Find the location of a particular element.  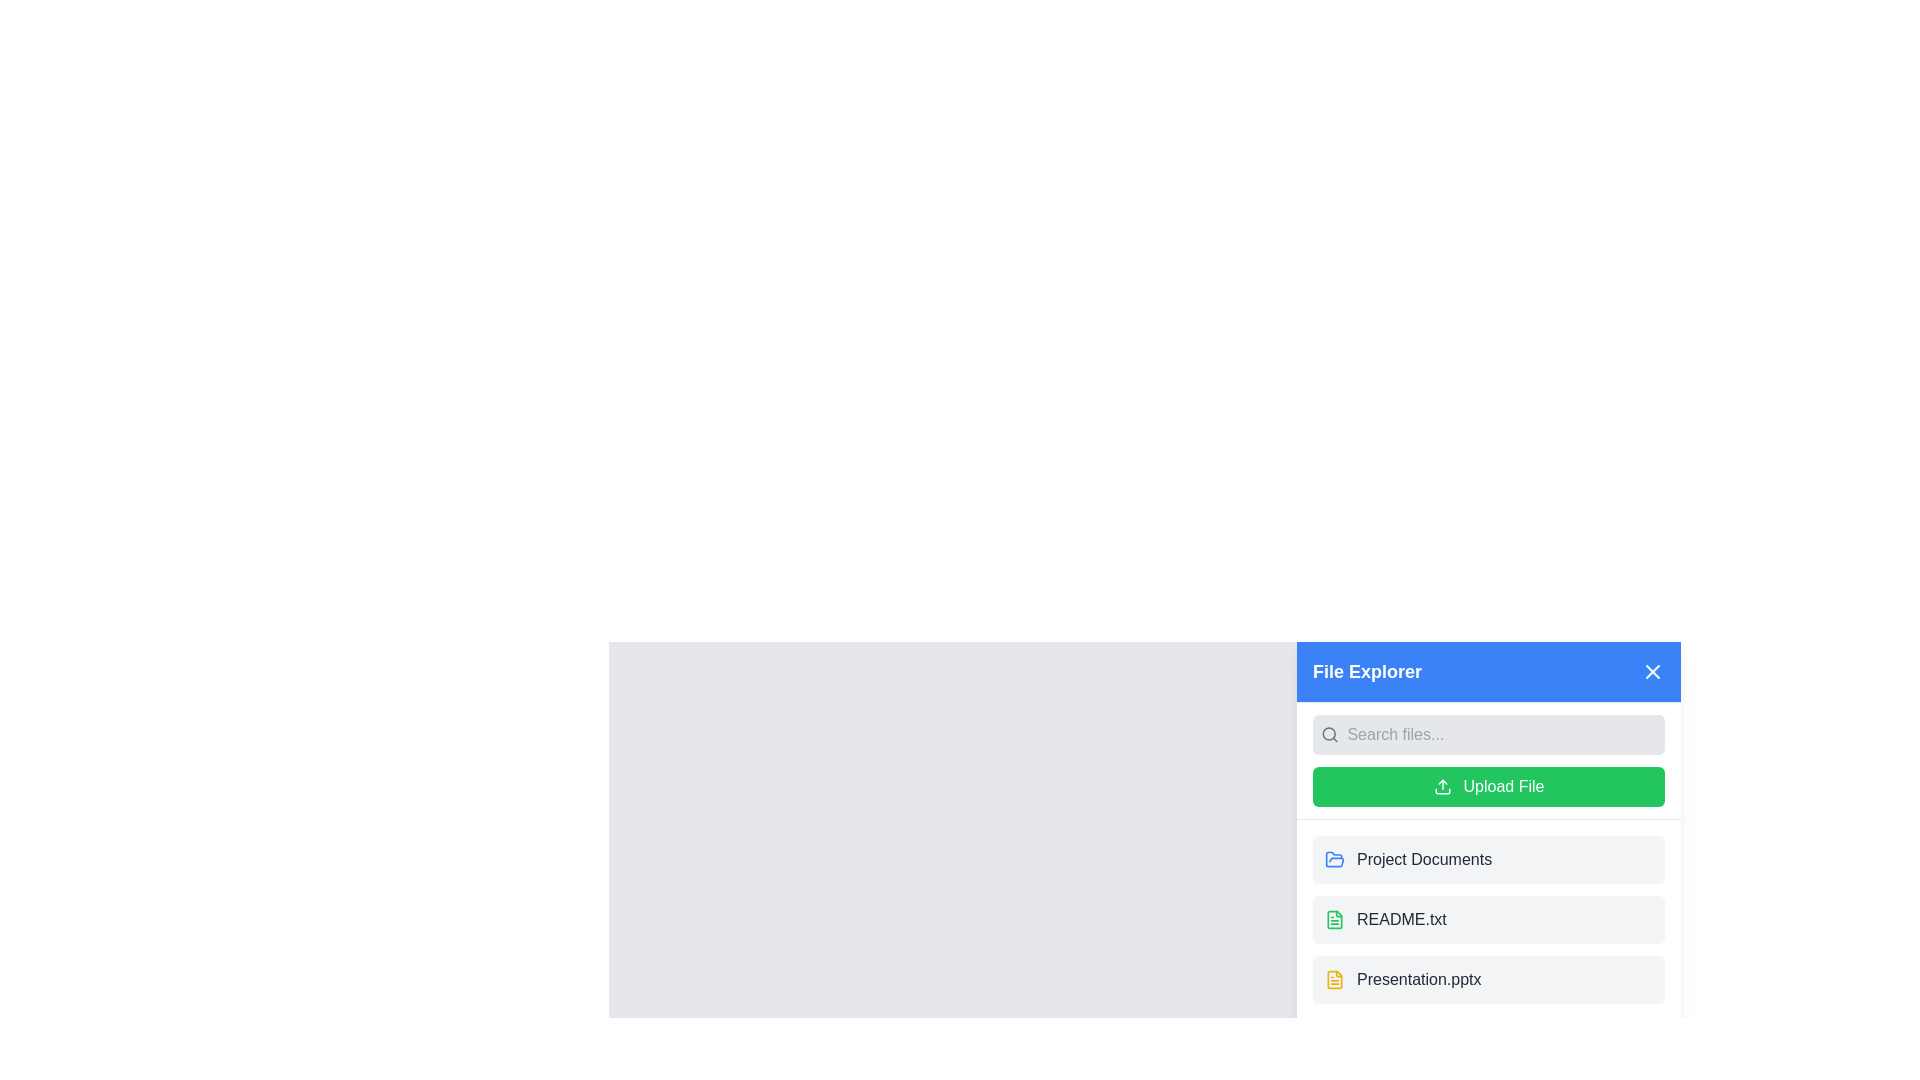

the rounded 'X' icon button located at the top-right corner of the 'File Explorer' header is located at coordinates (1652, 671).